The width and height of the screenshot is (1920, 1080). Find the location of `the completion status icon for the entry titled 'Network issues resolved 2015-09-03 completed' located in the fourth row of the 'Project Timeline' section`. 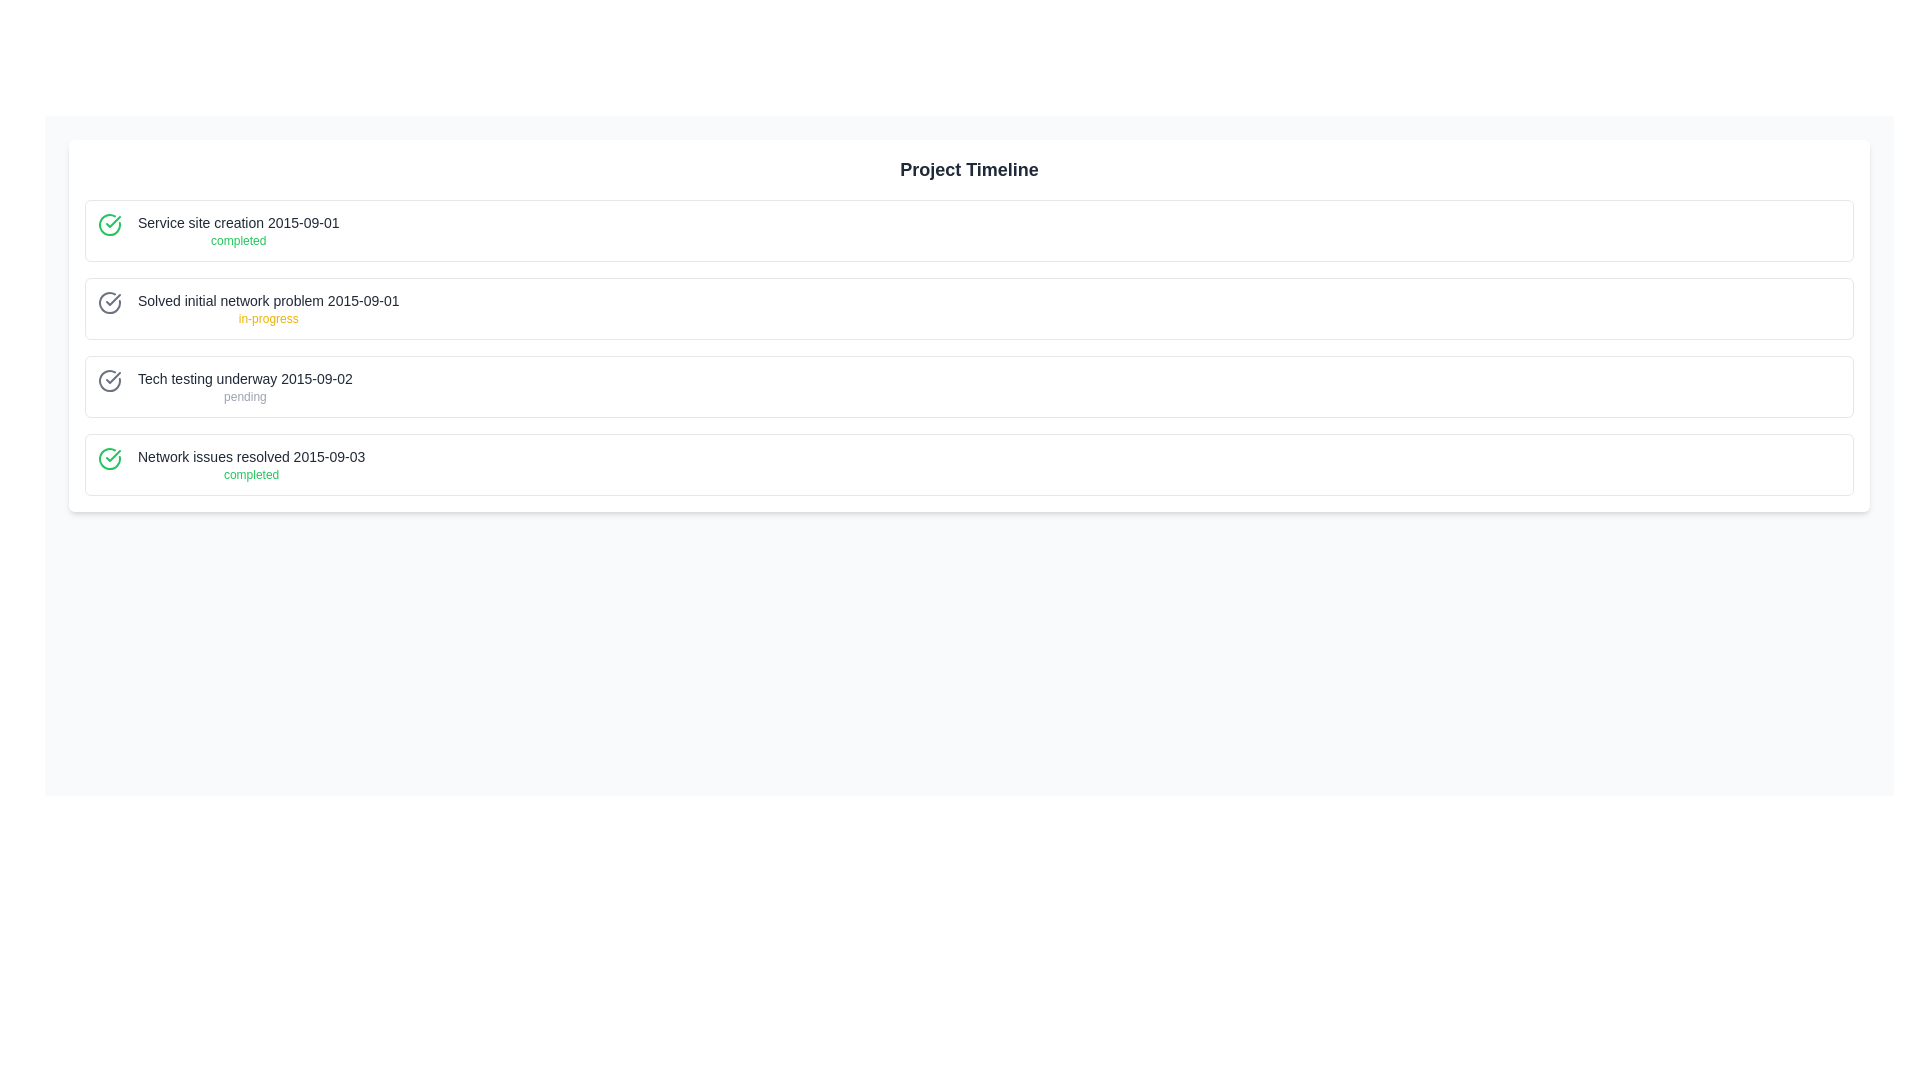

the completion status icon for the entry titled 'Network issues resolved 2015-09-03 completed' located in the fourth row of the 'Project Timeline' section is located at coordinates (109, 459).